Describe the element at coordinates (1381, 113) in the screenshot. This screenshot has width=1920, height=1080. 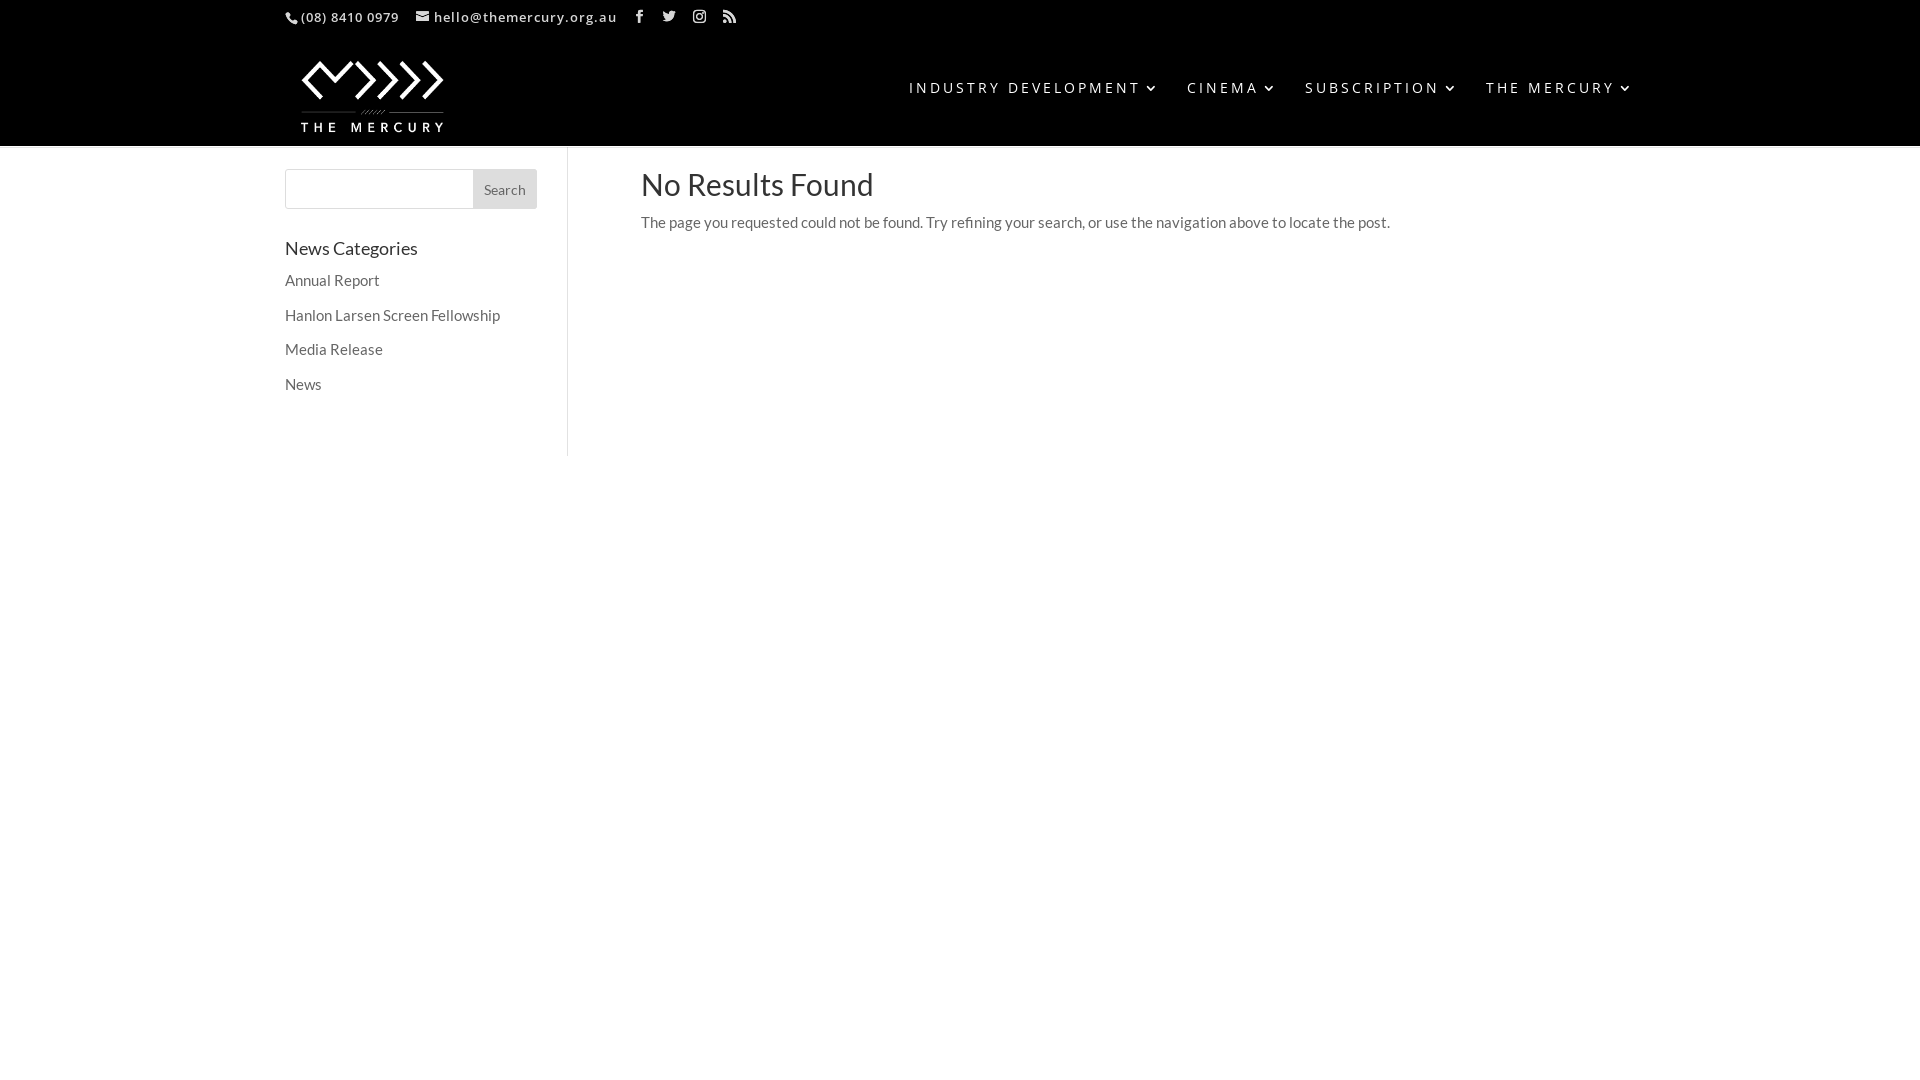
I see `'SUBSCRIPTION'` at that location.